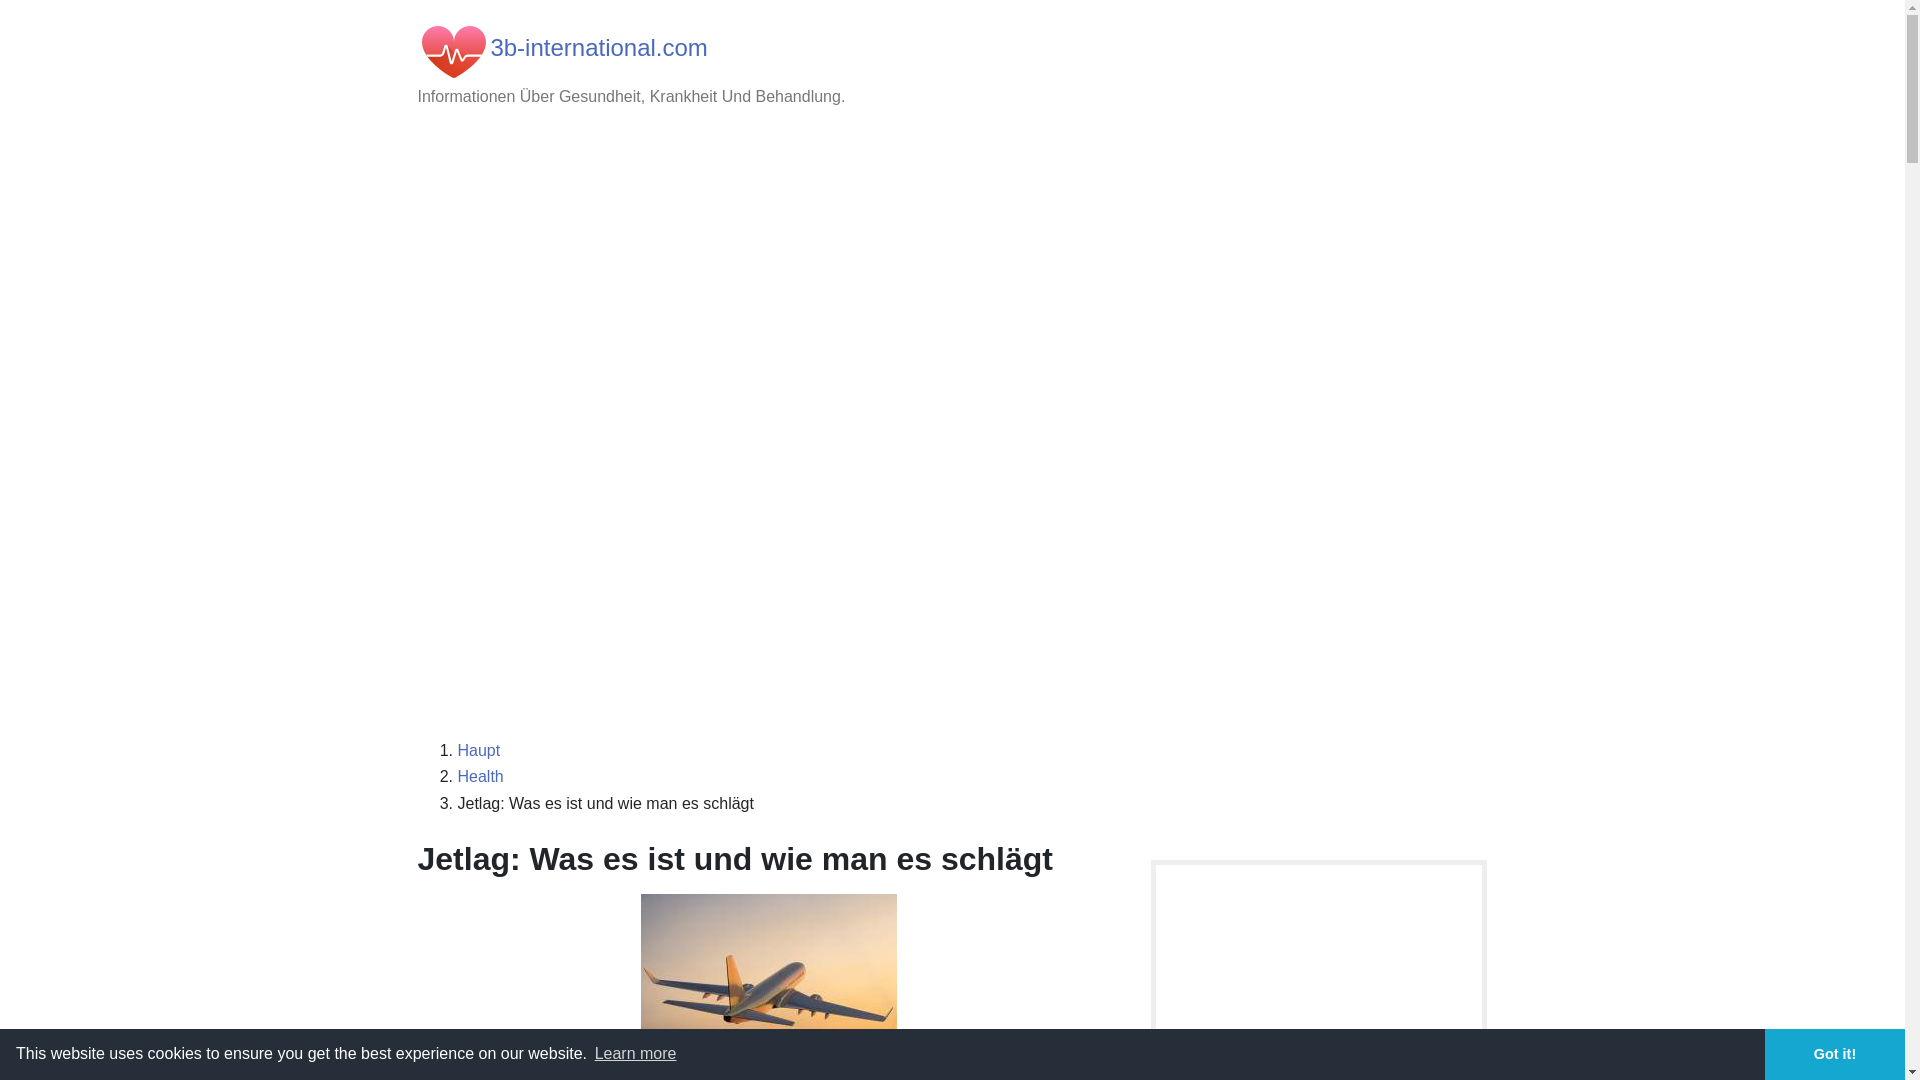 Image resolution: width=1920 pixels, height=1080 pixels. What do you see at coordinates (952, 578) in the screenshot?
I see `'Advertisement'` at bounding box center [952, 578].